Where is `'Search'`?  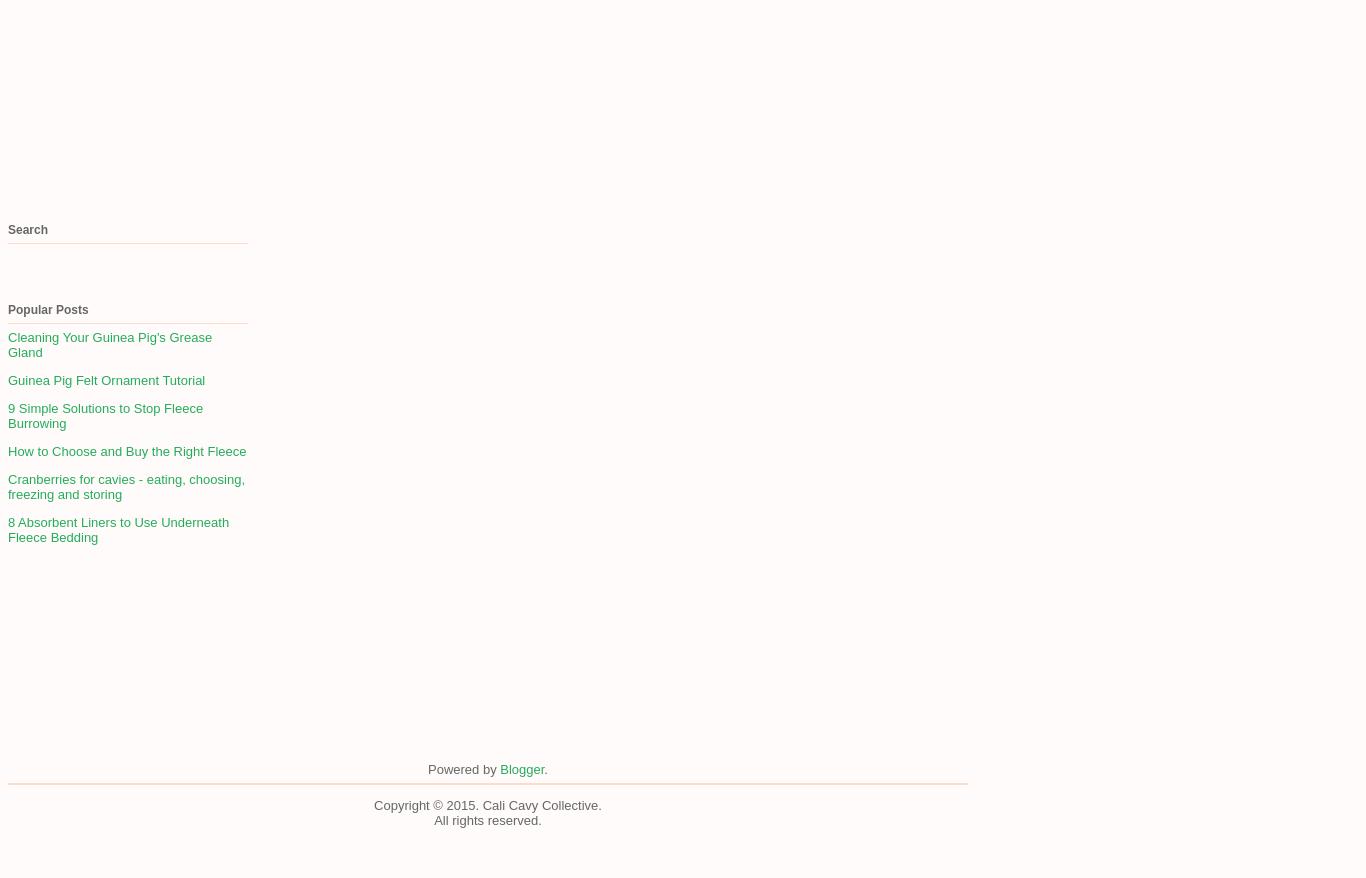 'Search' is located at coordinates (28, 230).